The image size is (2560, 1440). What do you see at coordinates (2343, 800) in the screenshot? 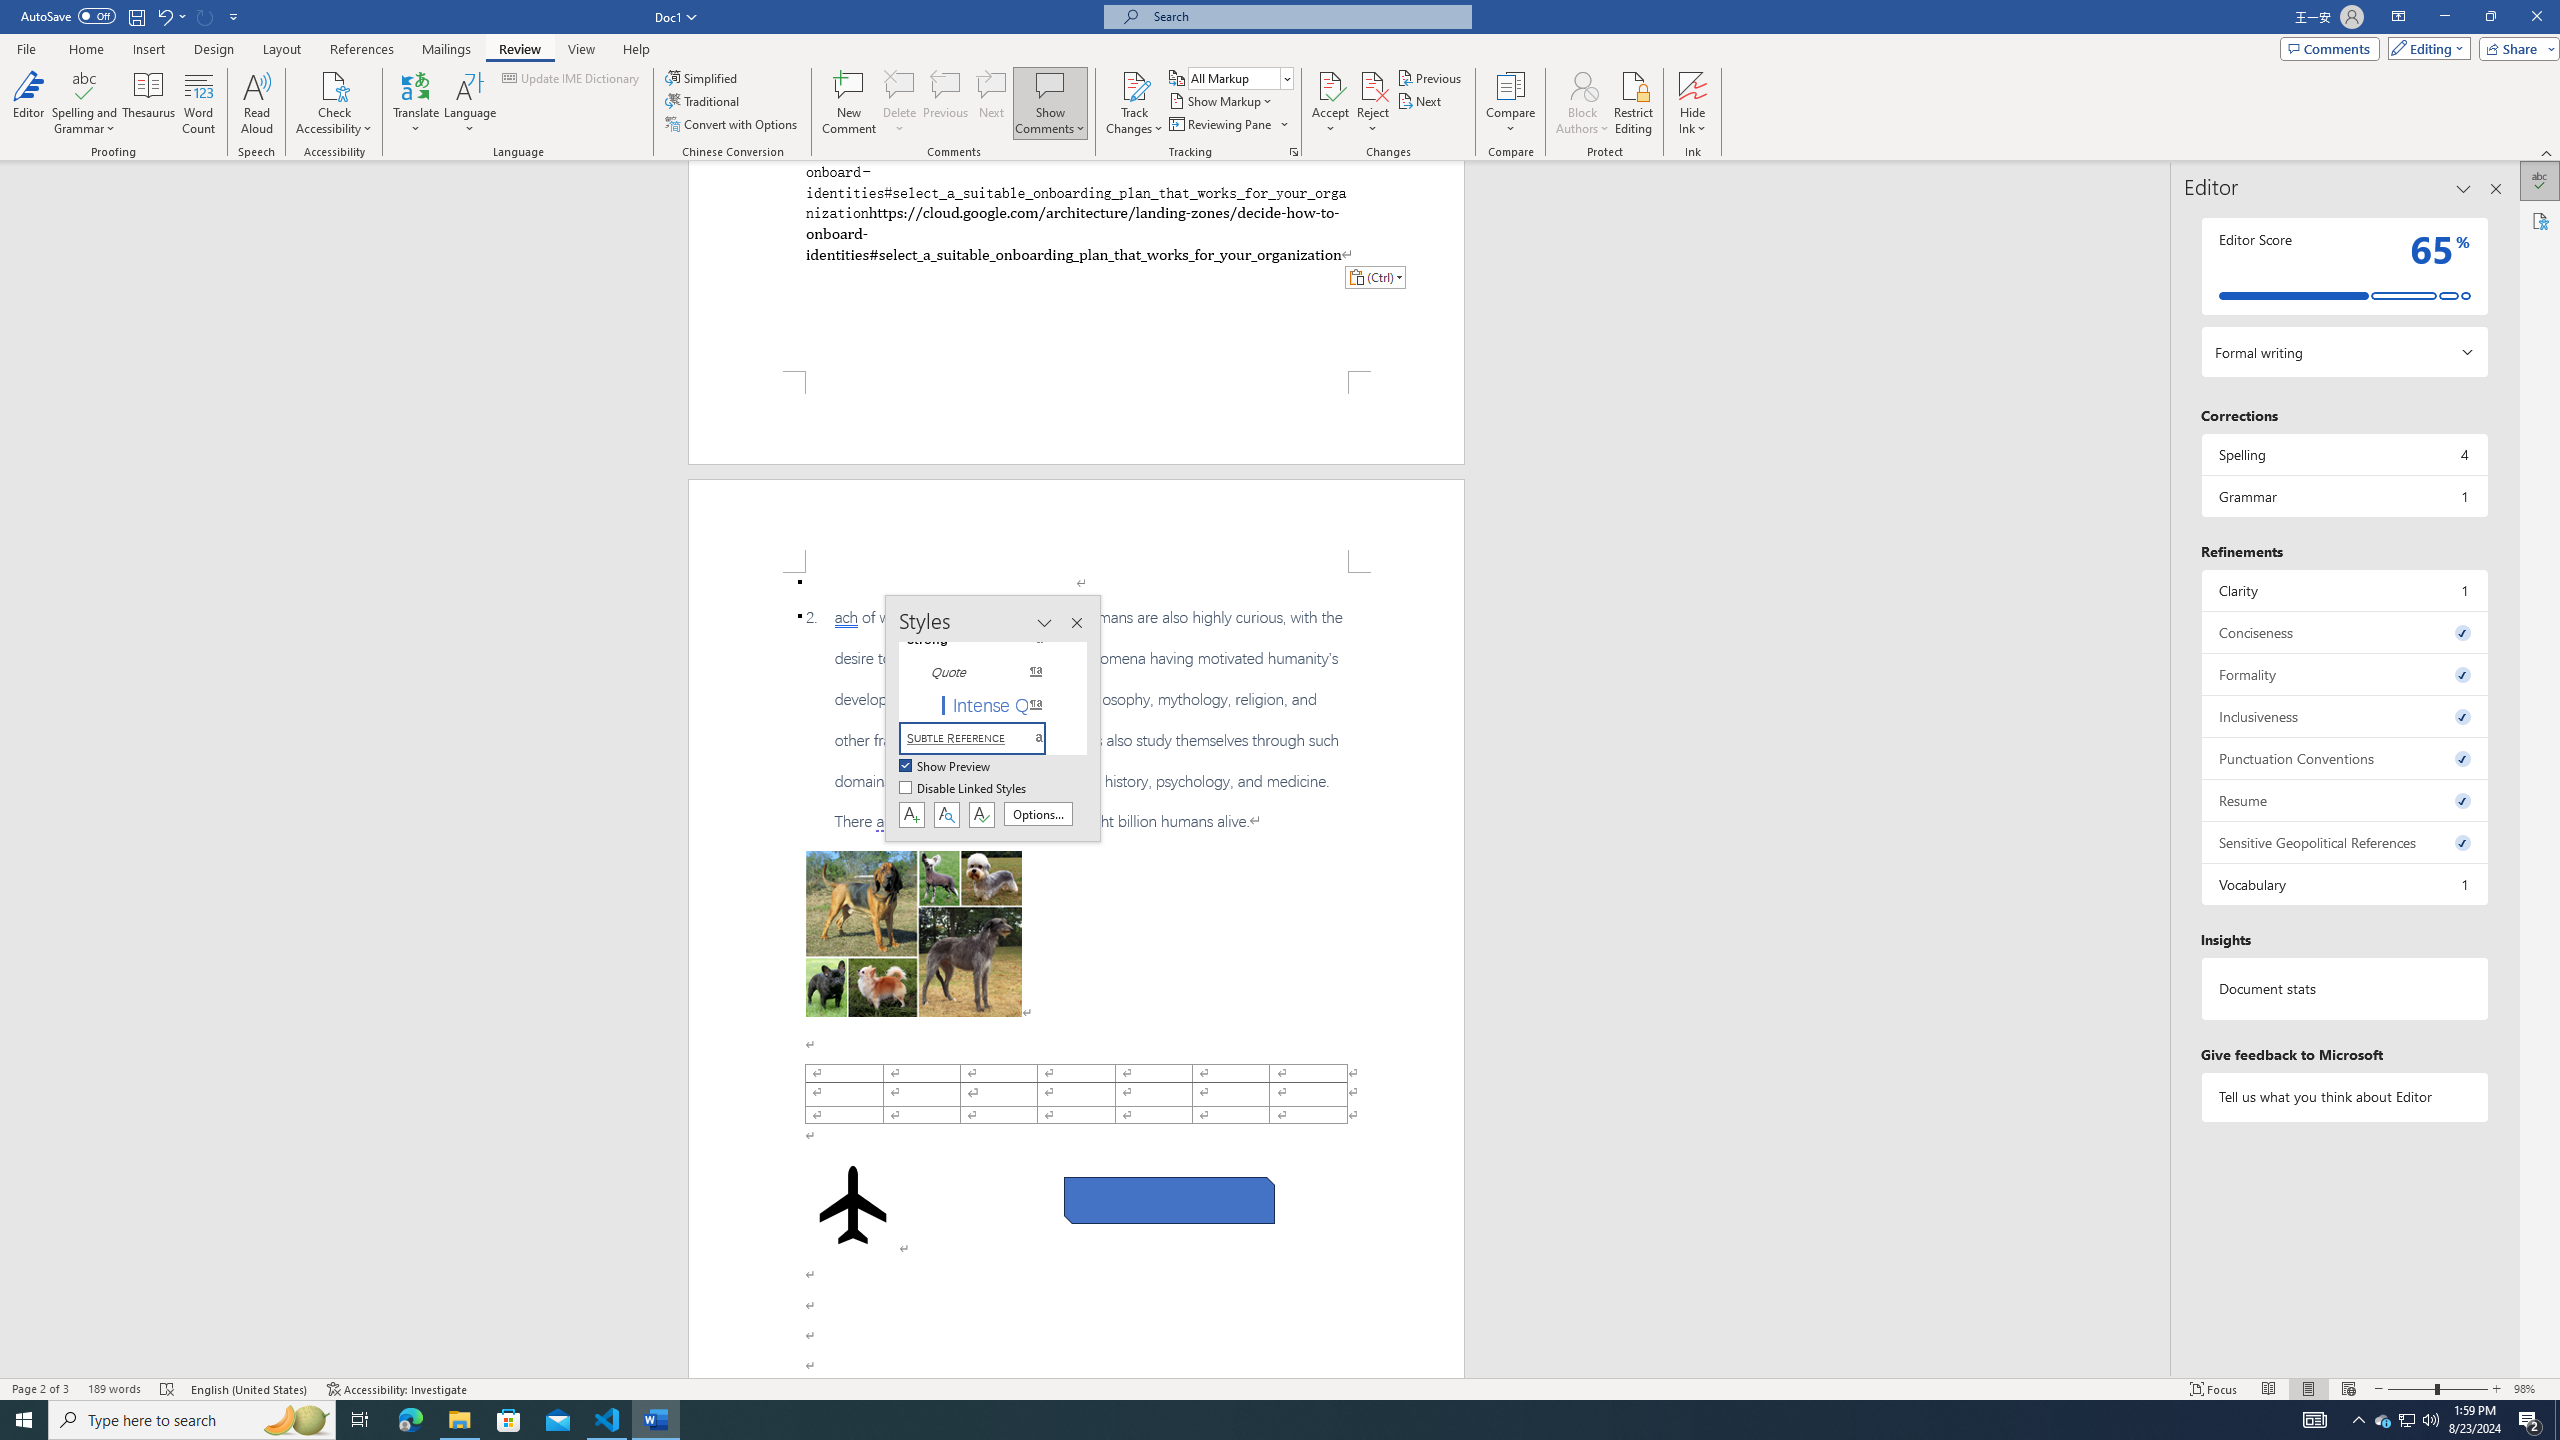
I see `'Resume, 0 issues. Press space or enter to review items.'` at bounding box center [2343, 800].